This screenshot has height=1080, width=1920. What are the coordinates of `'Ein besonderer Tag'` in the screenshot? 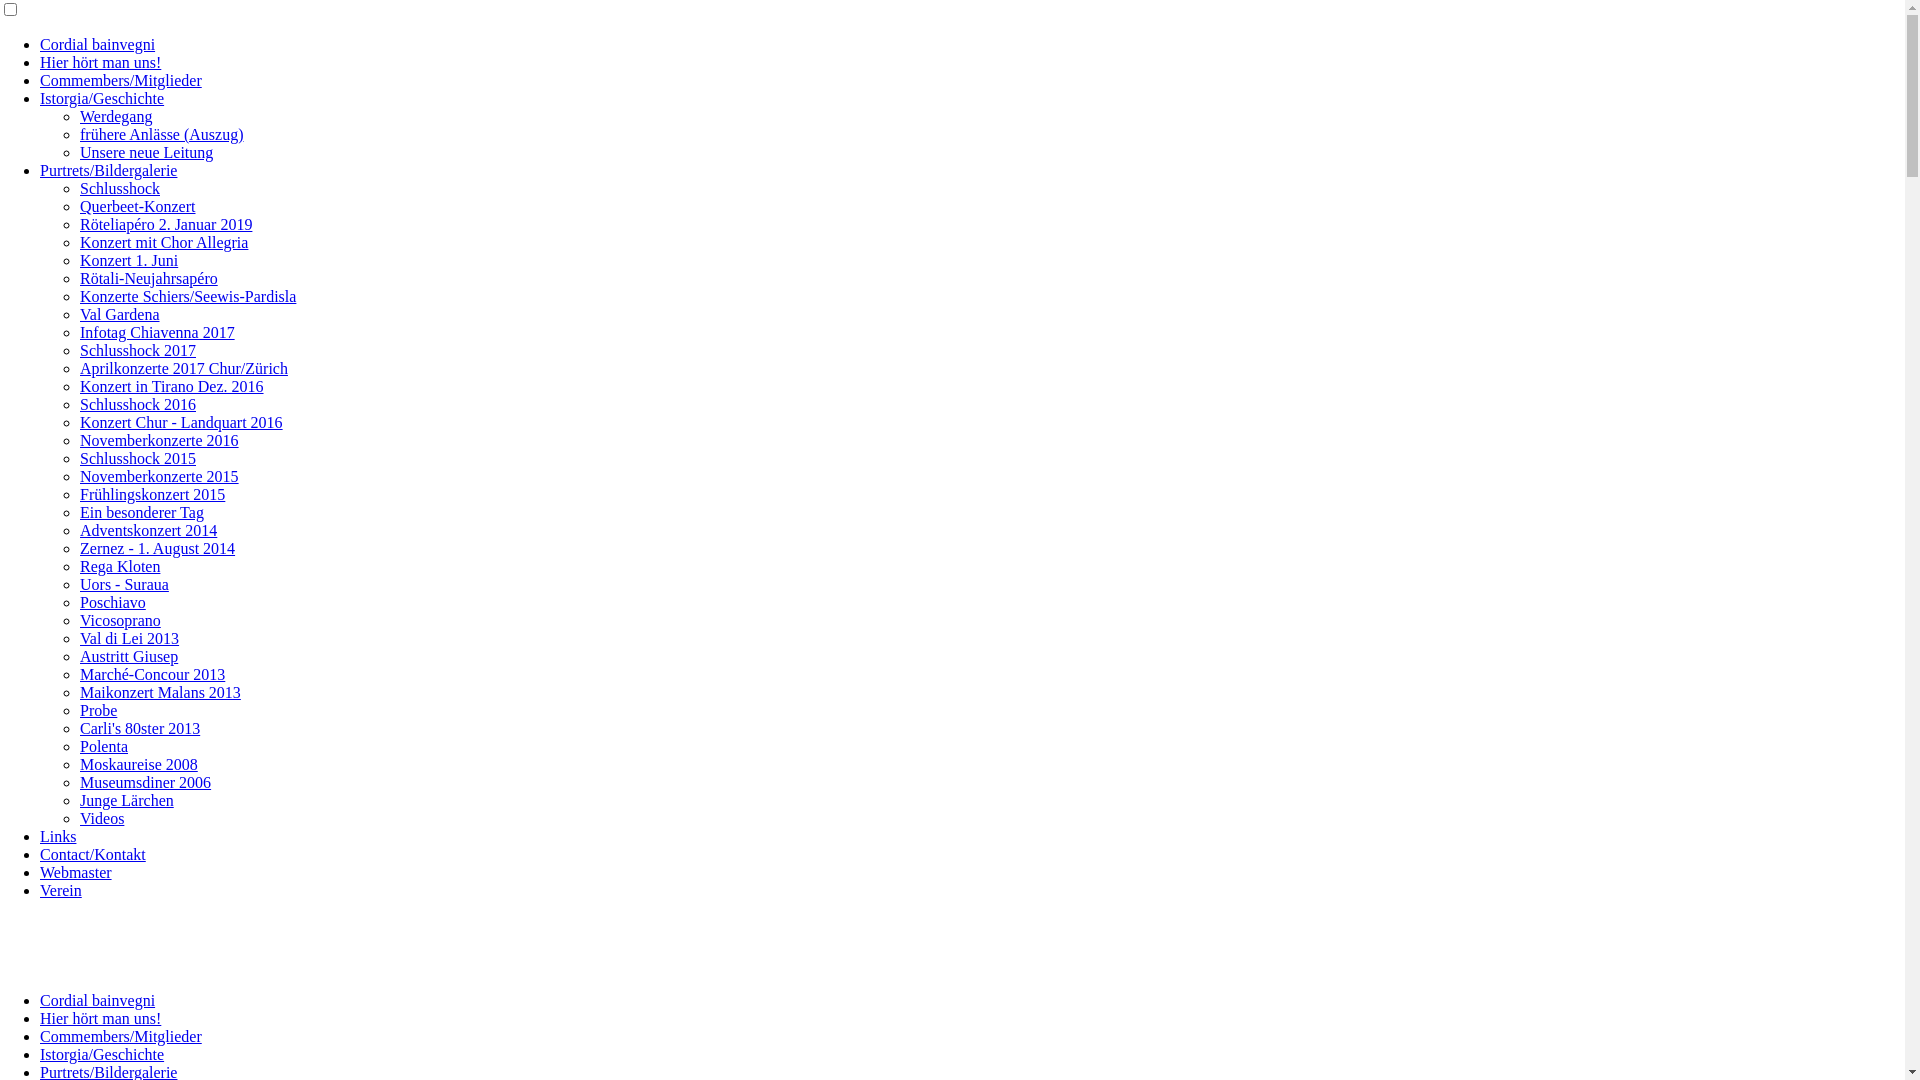 It's located at (80, 511).